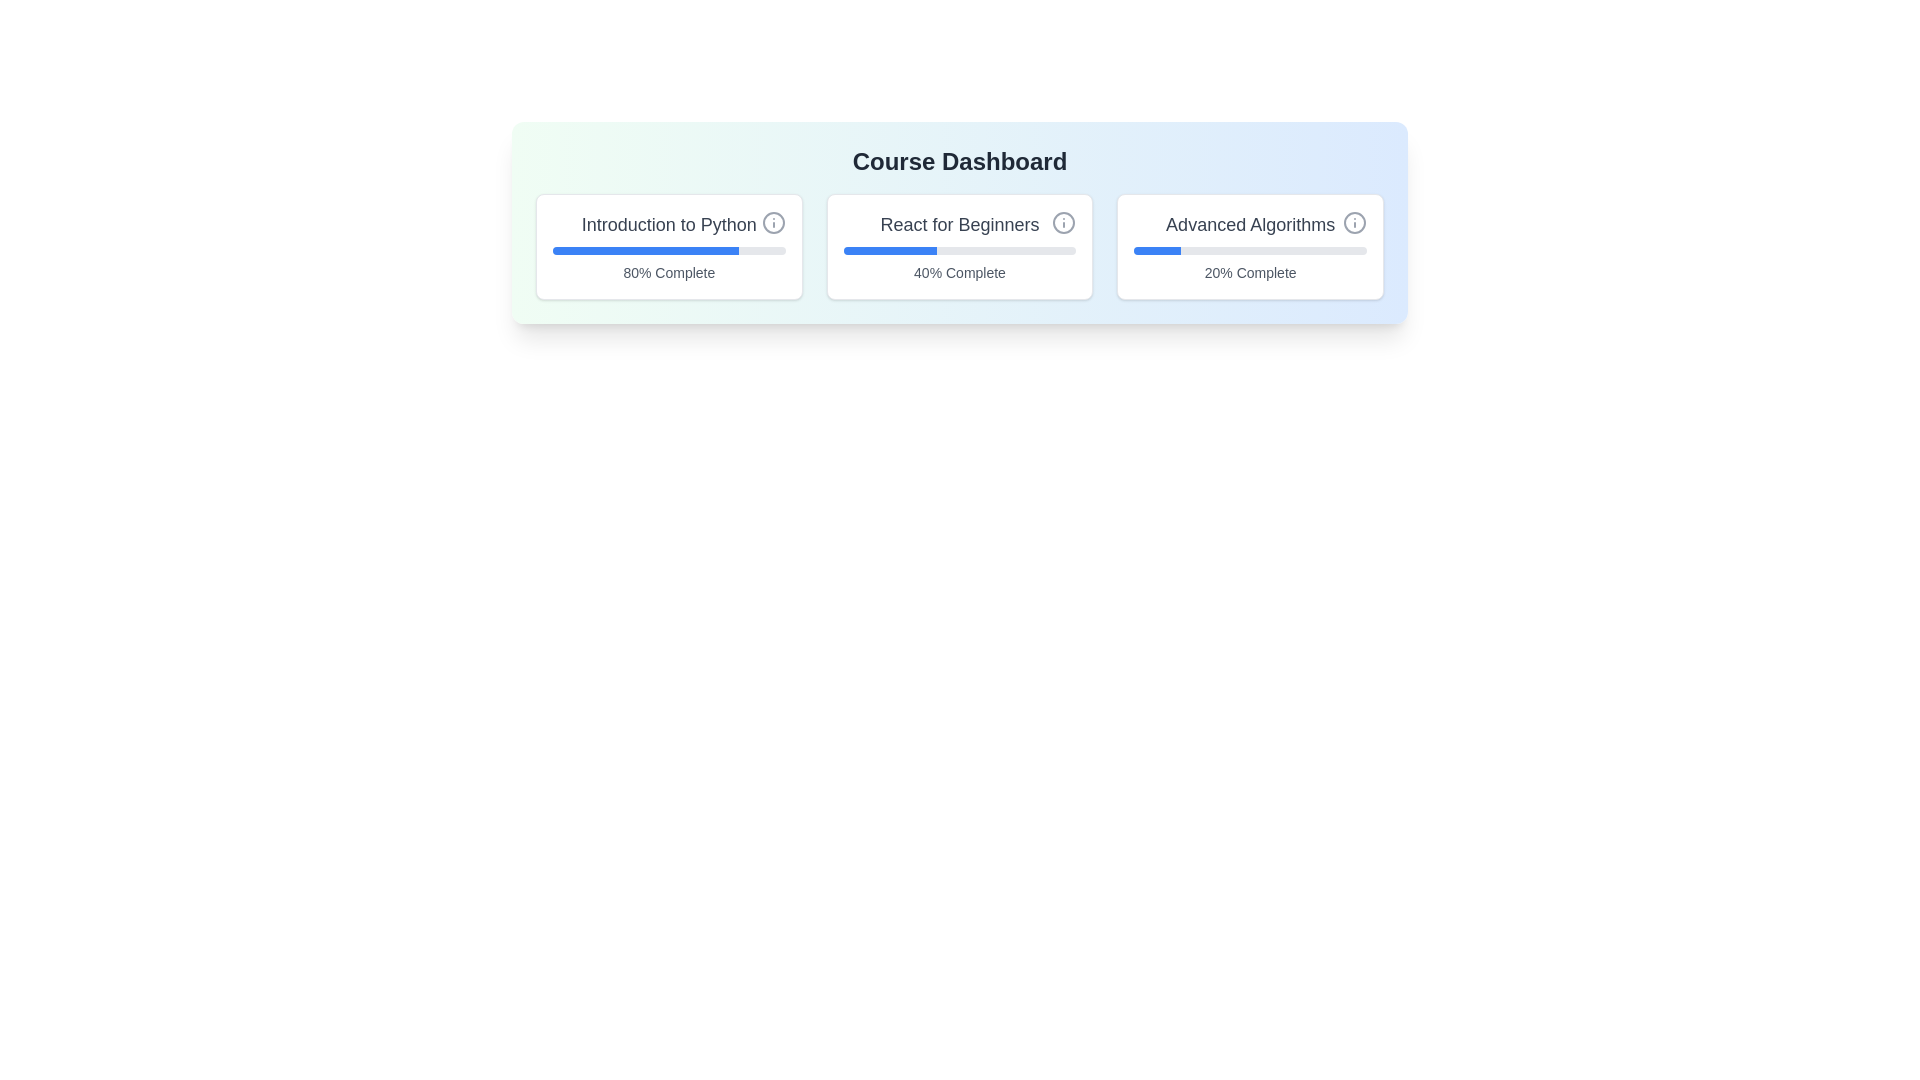 The image size is (1920, 1080). I want to click on the course card for 'React for Beginners', so click(960, 245).